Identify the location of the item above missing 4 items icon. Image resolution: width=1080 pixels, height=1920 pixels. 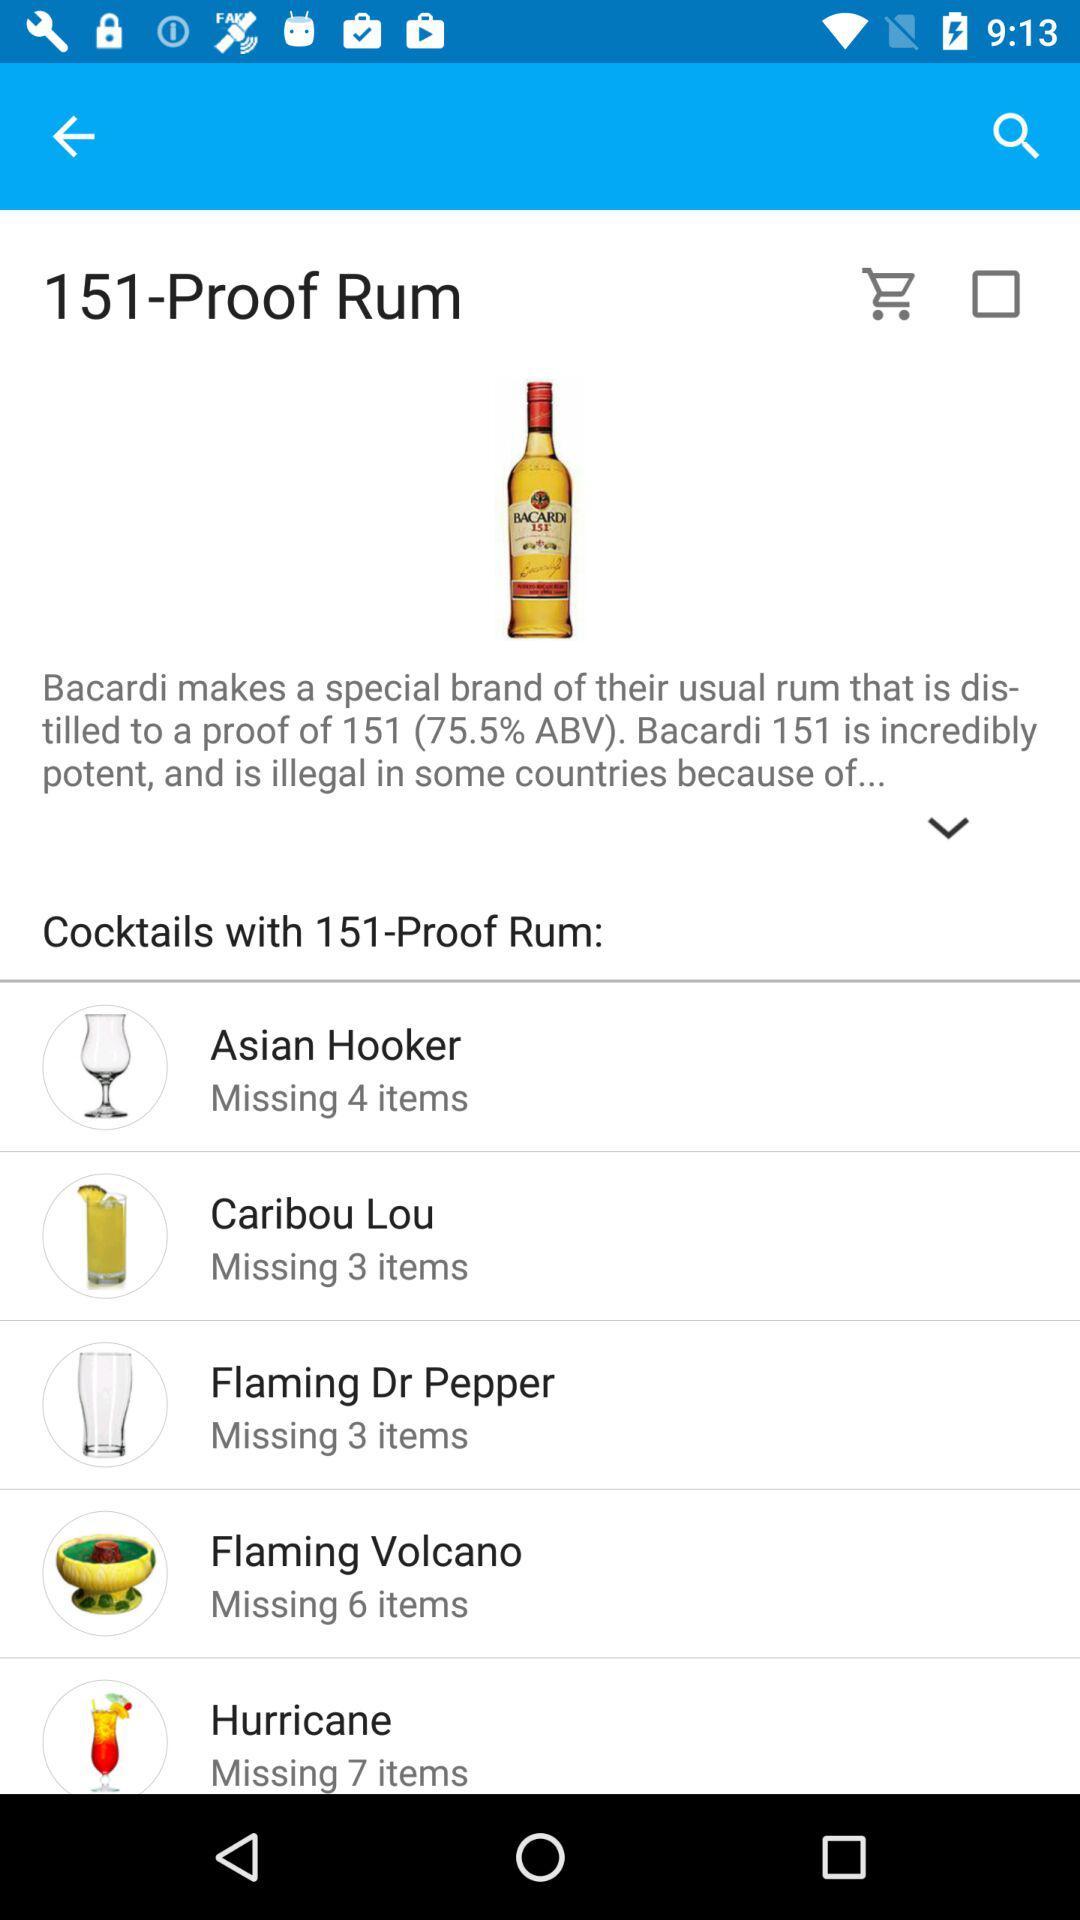
(591, 1037).